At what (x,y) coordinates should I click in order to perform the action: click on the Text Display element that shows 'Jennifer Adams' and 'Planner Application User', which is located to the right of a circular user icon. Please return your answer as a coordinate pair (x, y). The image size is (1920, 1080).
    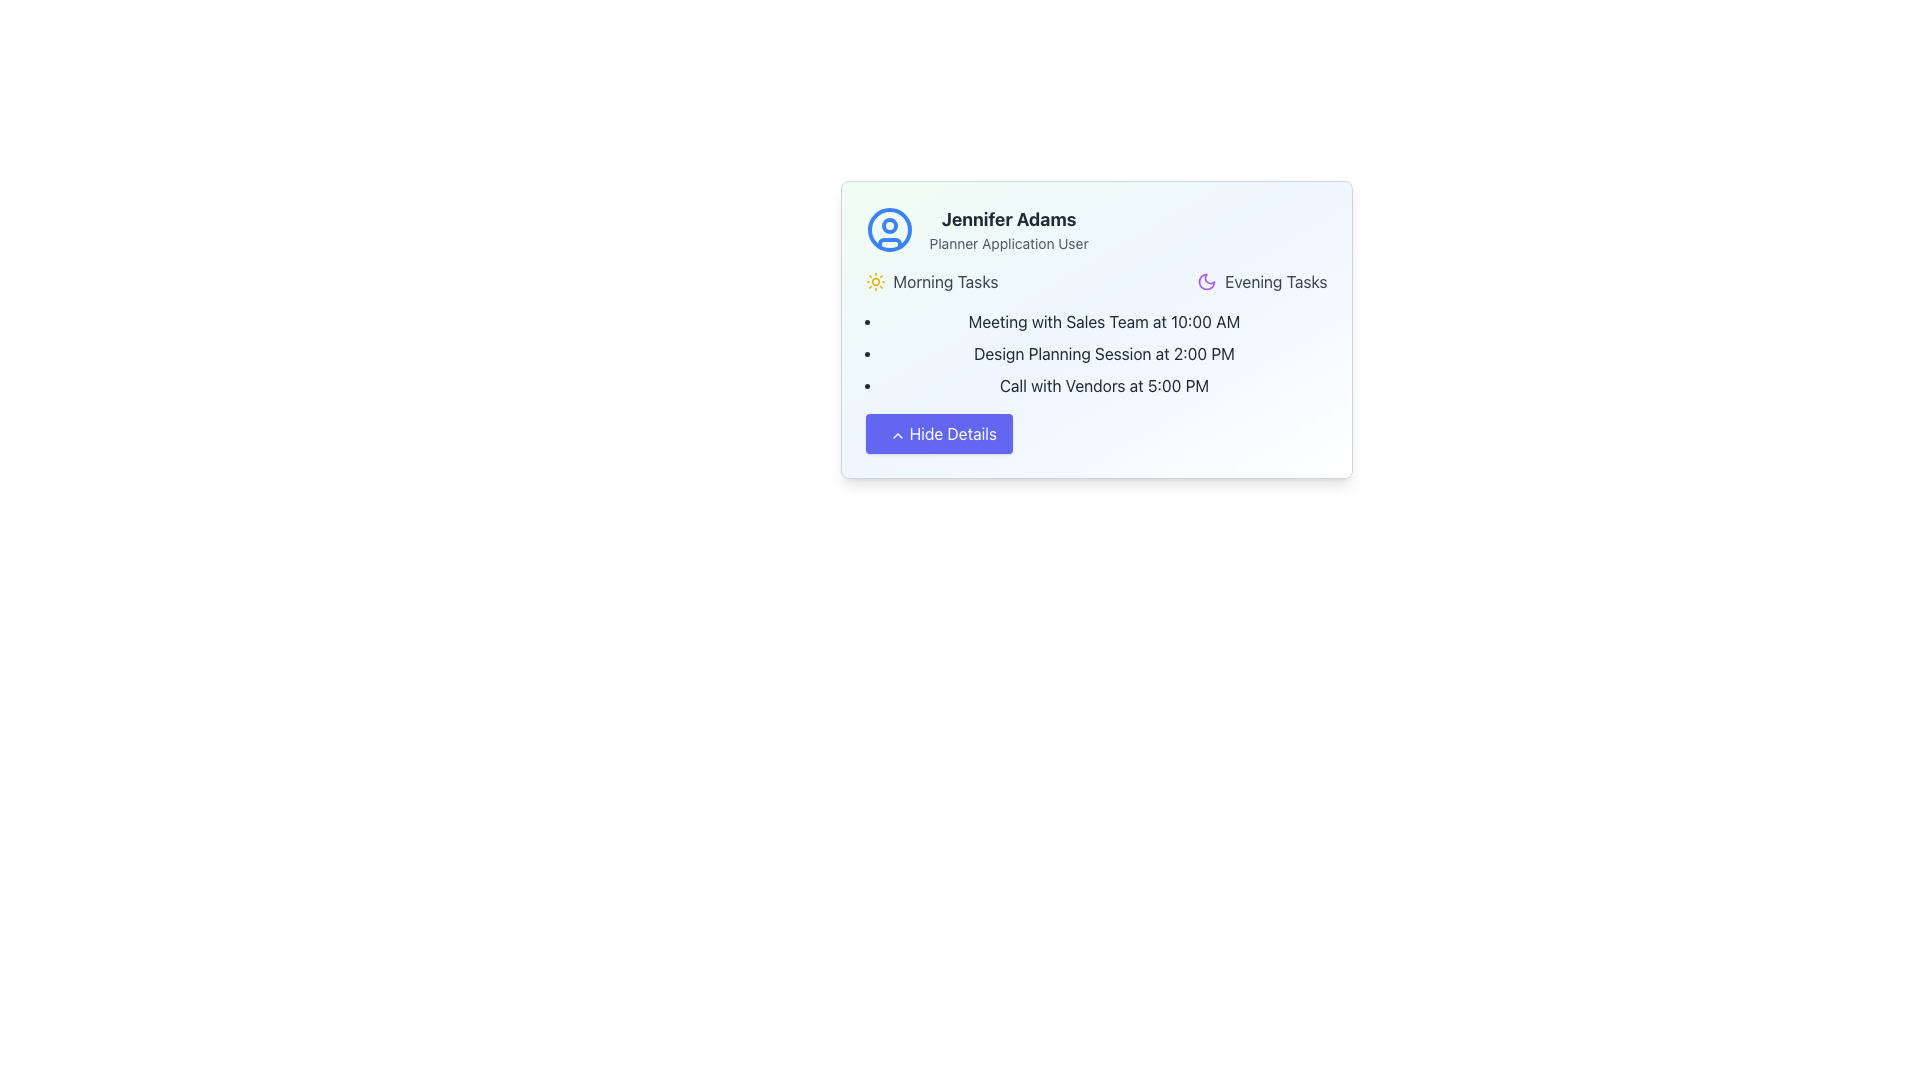
    Looking at the image, I should click on (1009, 229).